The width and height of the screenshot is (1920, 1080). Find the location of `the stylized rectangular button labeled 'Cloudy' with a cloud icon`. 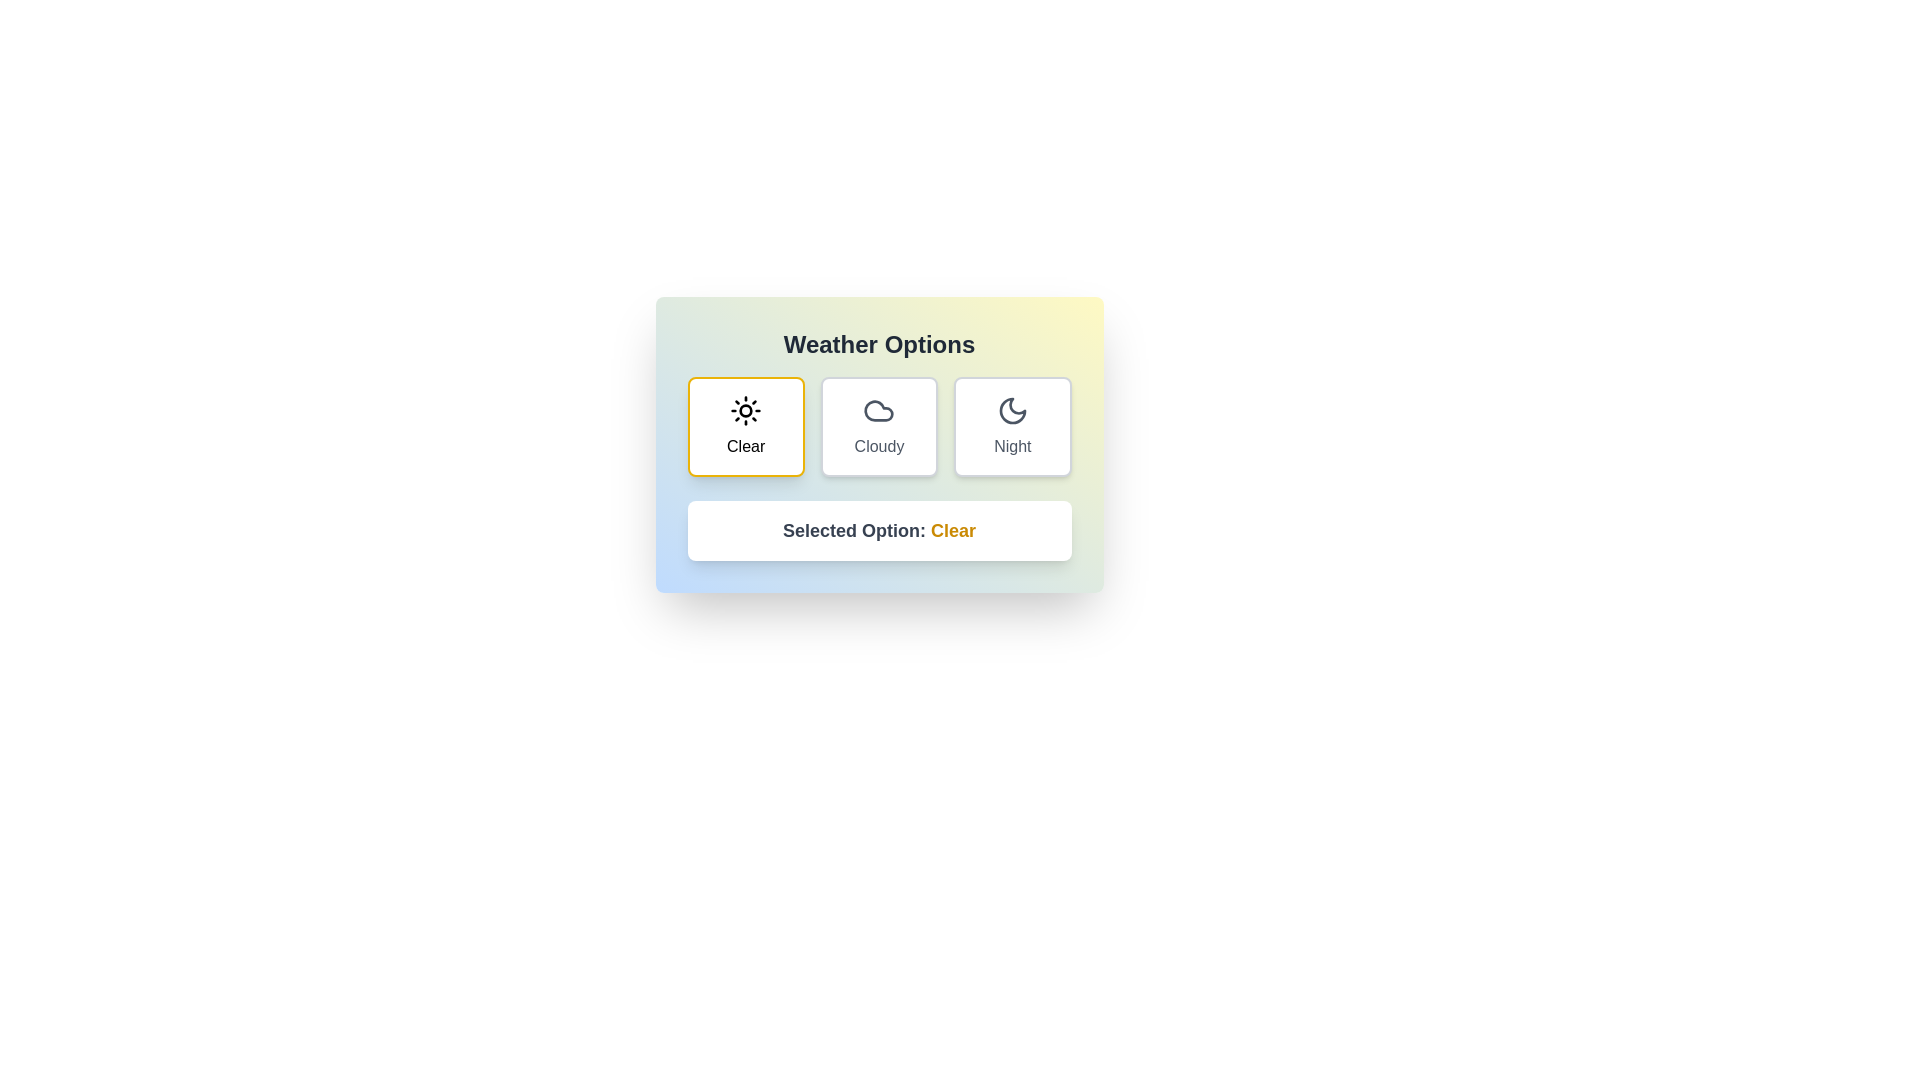

the stylized rectangular button labeled 'Cloudy' with a cloud icon is located at coordinates (879, 426).